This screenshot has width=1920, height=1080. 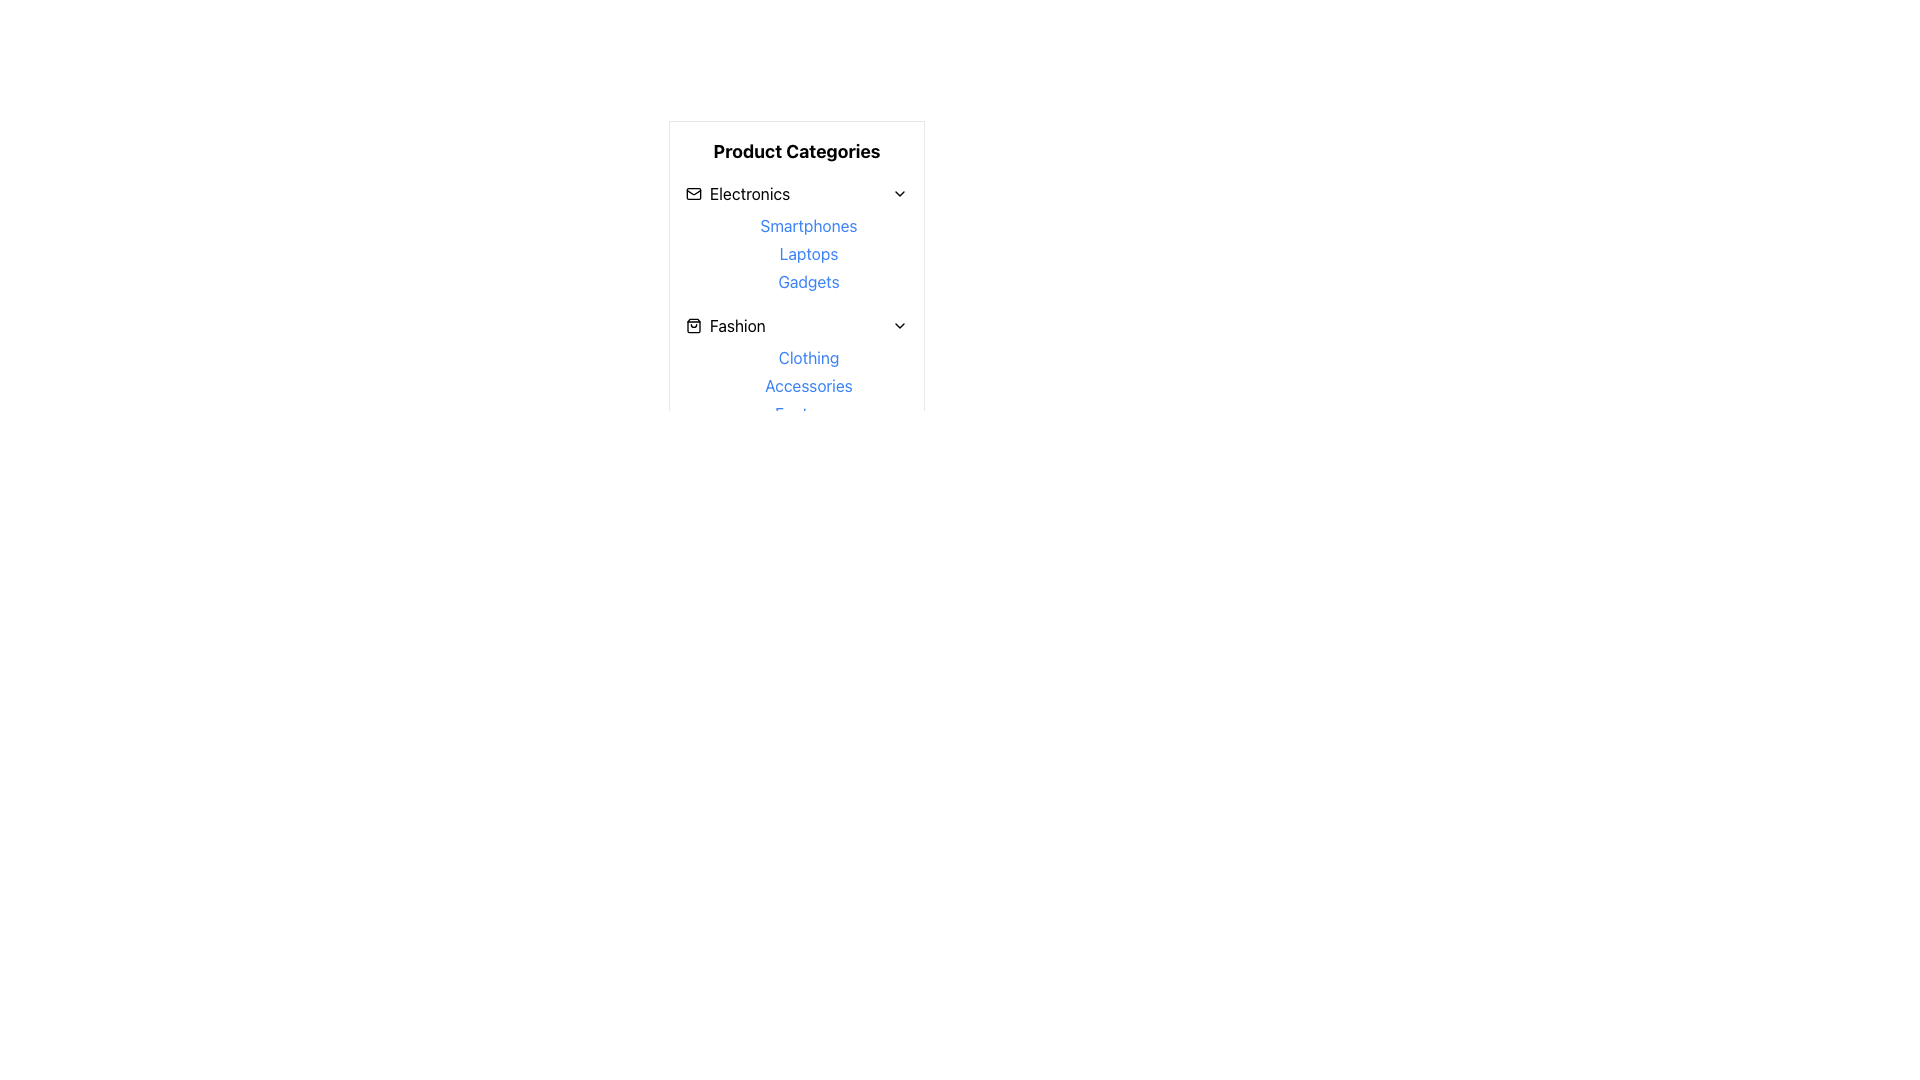 I want to click on the 'Electronics' text label, which is bold and part of the product categories list, so click(x=737, y=193).